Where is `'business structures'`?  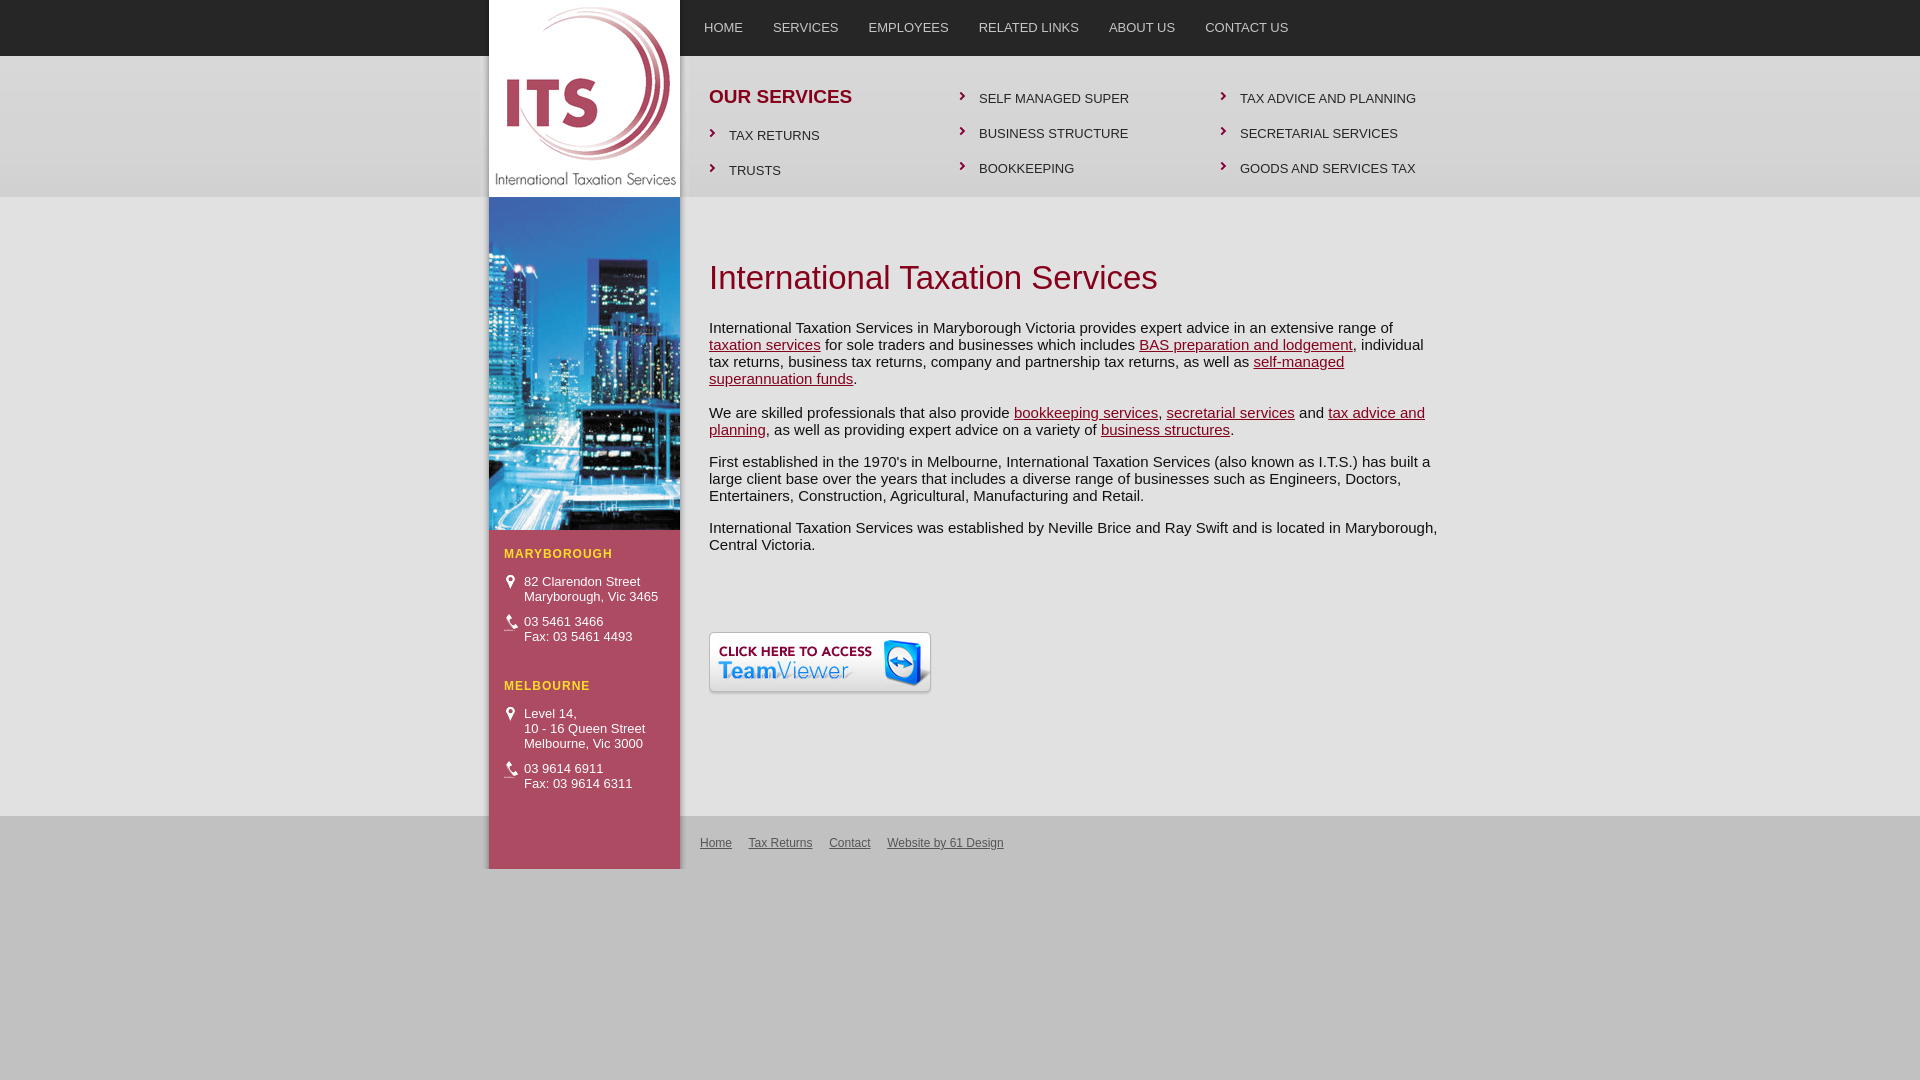
'business structures' is located at coordinates (1165, 428).